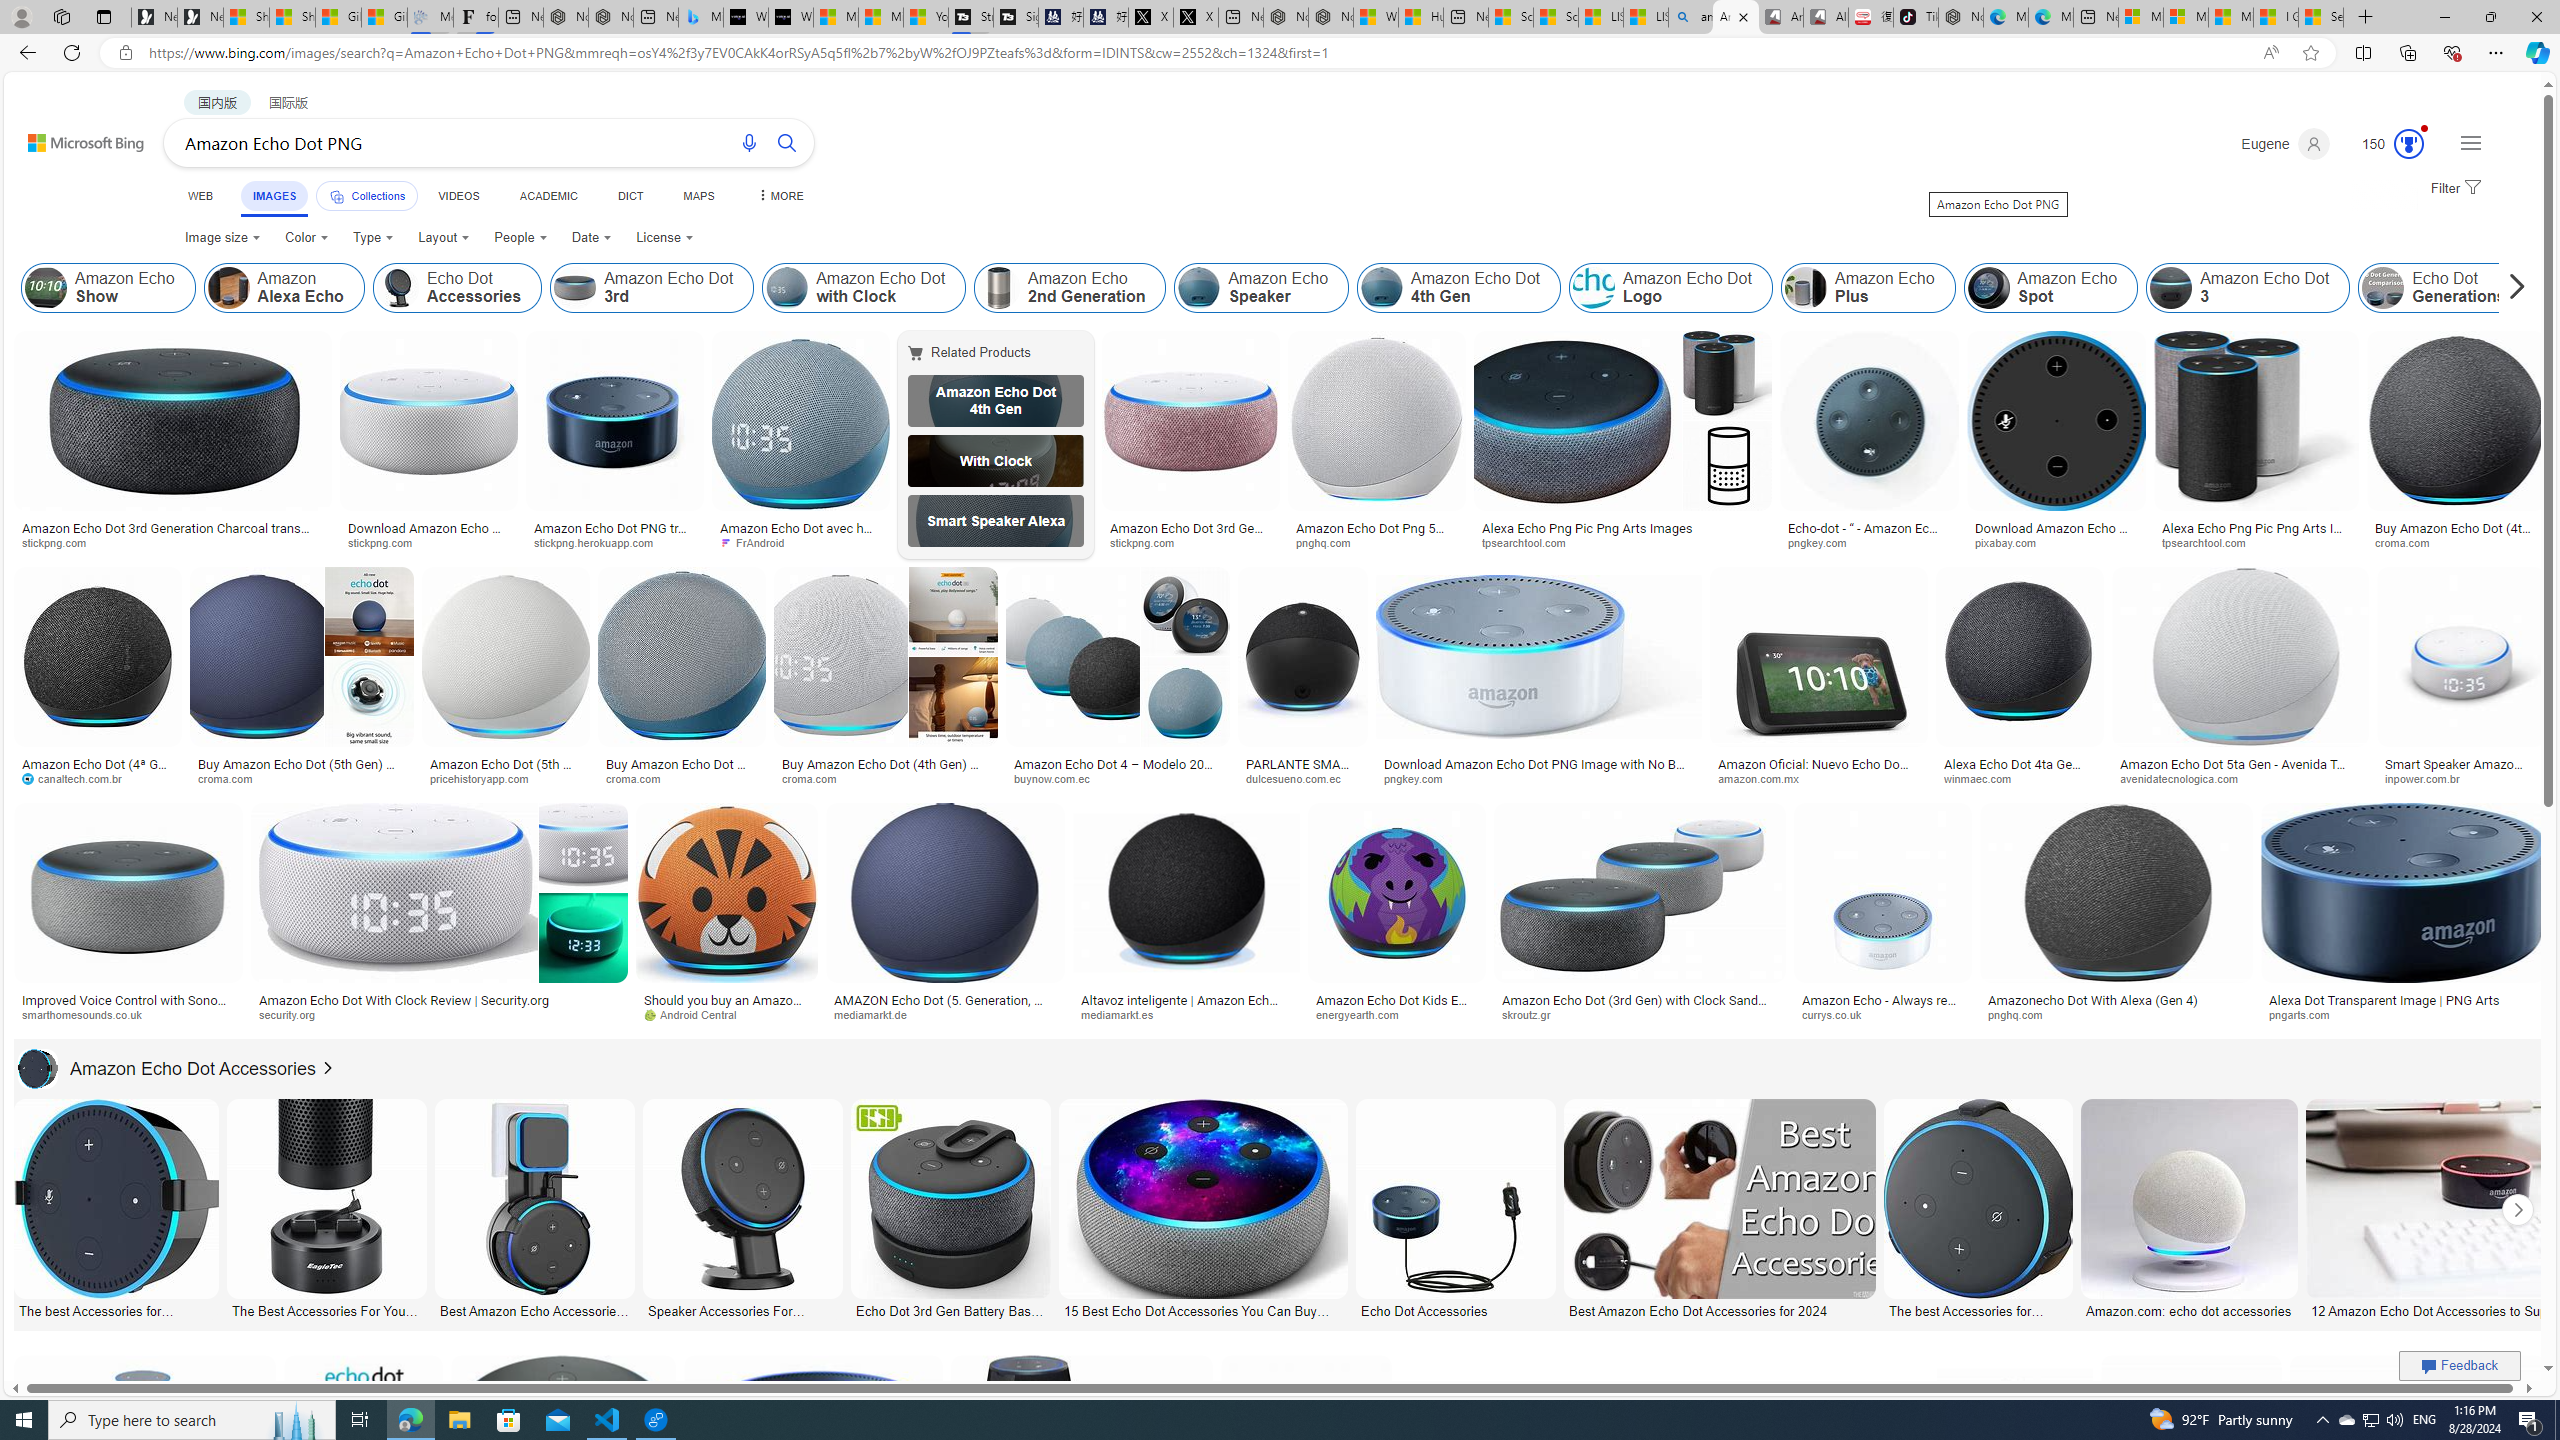 The width and height of the screenshot is (2560, 1440). I want to click on 'Class: outer-circle-animation', so click(2408, 143).